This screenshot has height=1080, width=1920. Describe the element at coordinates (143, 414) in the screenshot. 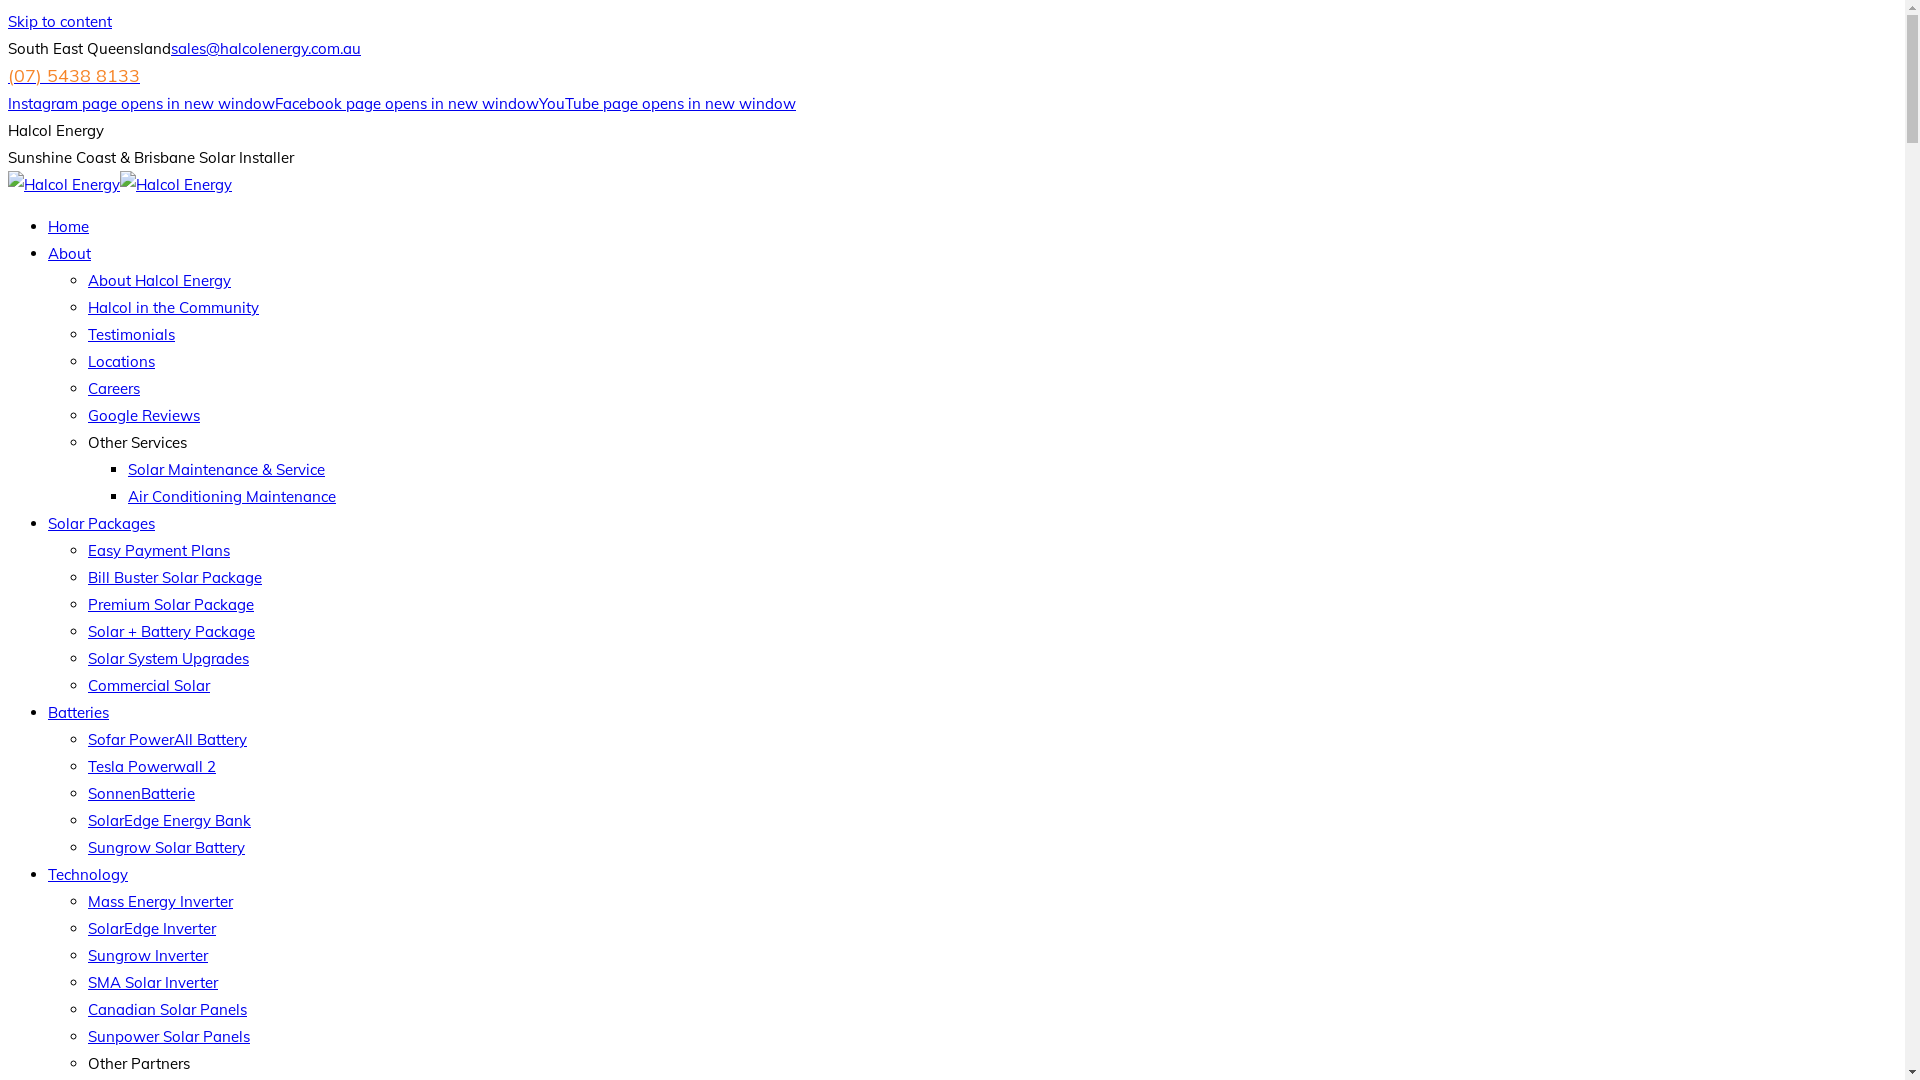

I see `'Google Reviews'` at that location.